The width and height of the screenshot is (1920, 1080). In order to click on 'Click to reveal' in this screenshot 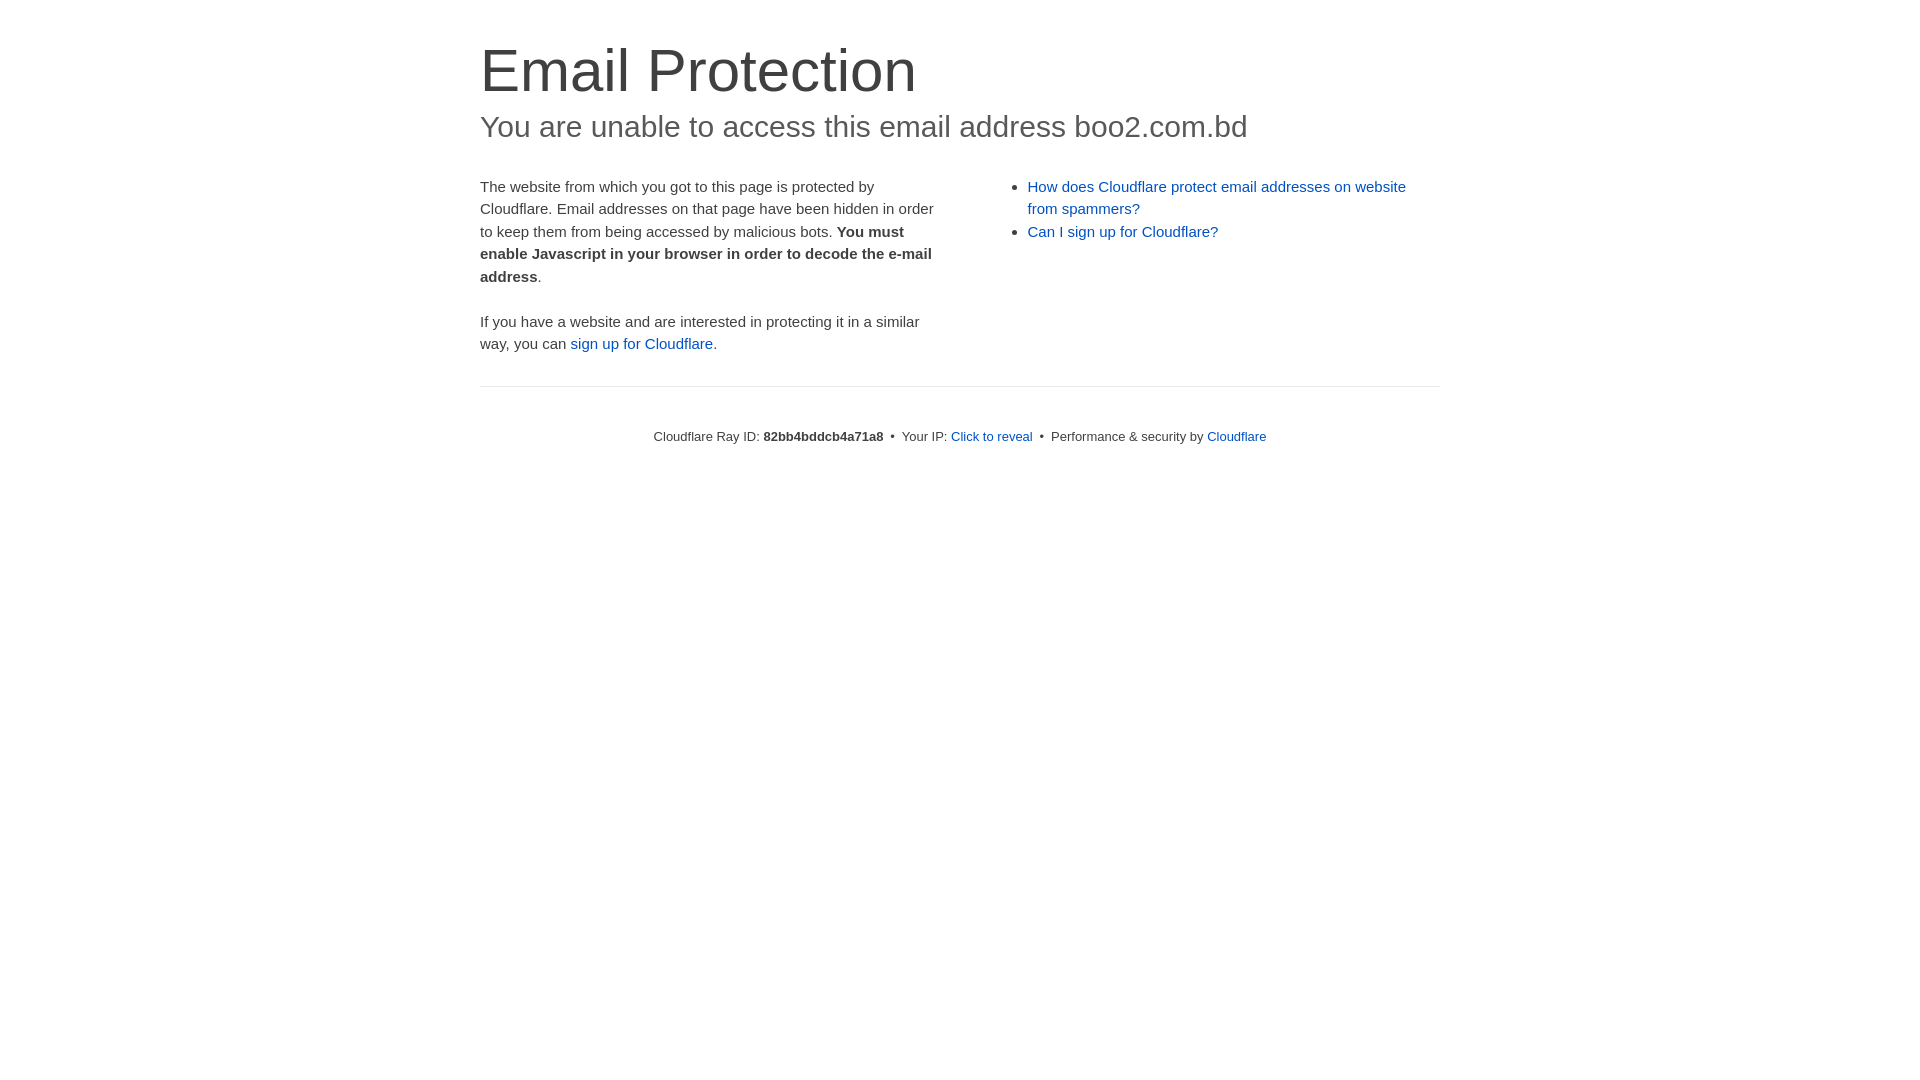, I will do `click(992, 435)`.